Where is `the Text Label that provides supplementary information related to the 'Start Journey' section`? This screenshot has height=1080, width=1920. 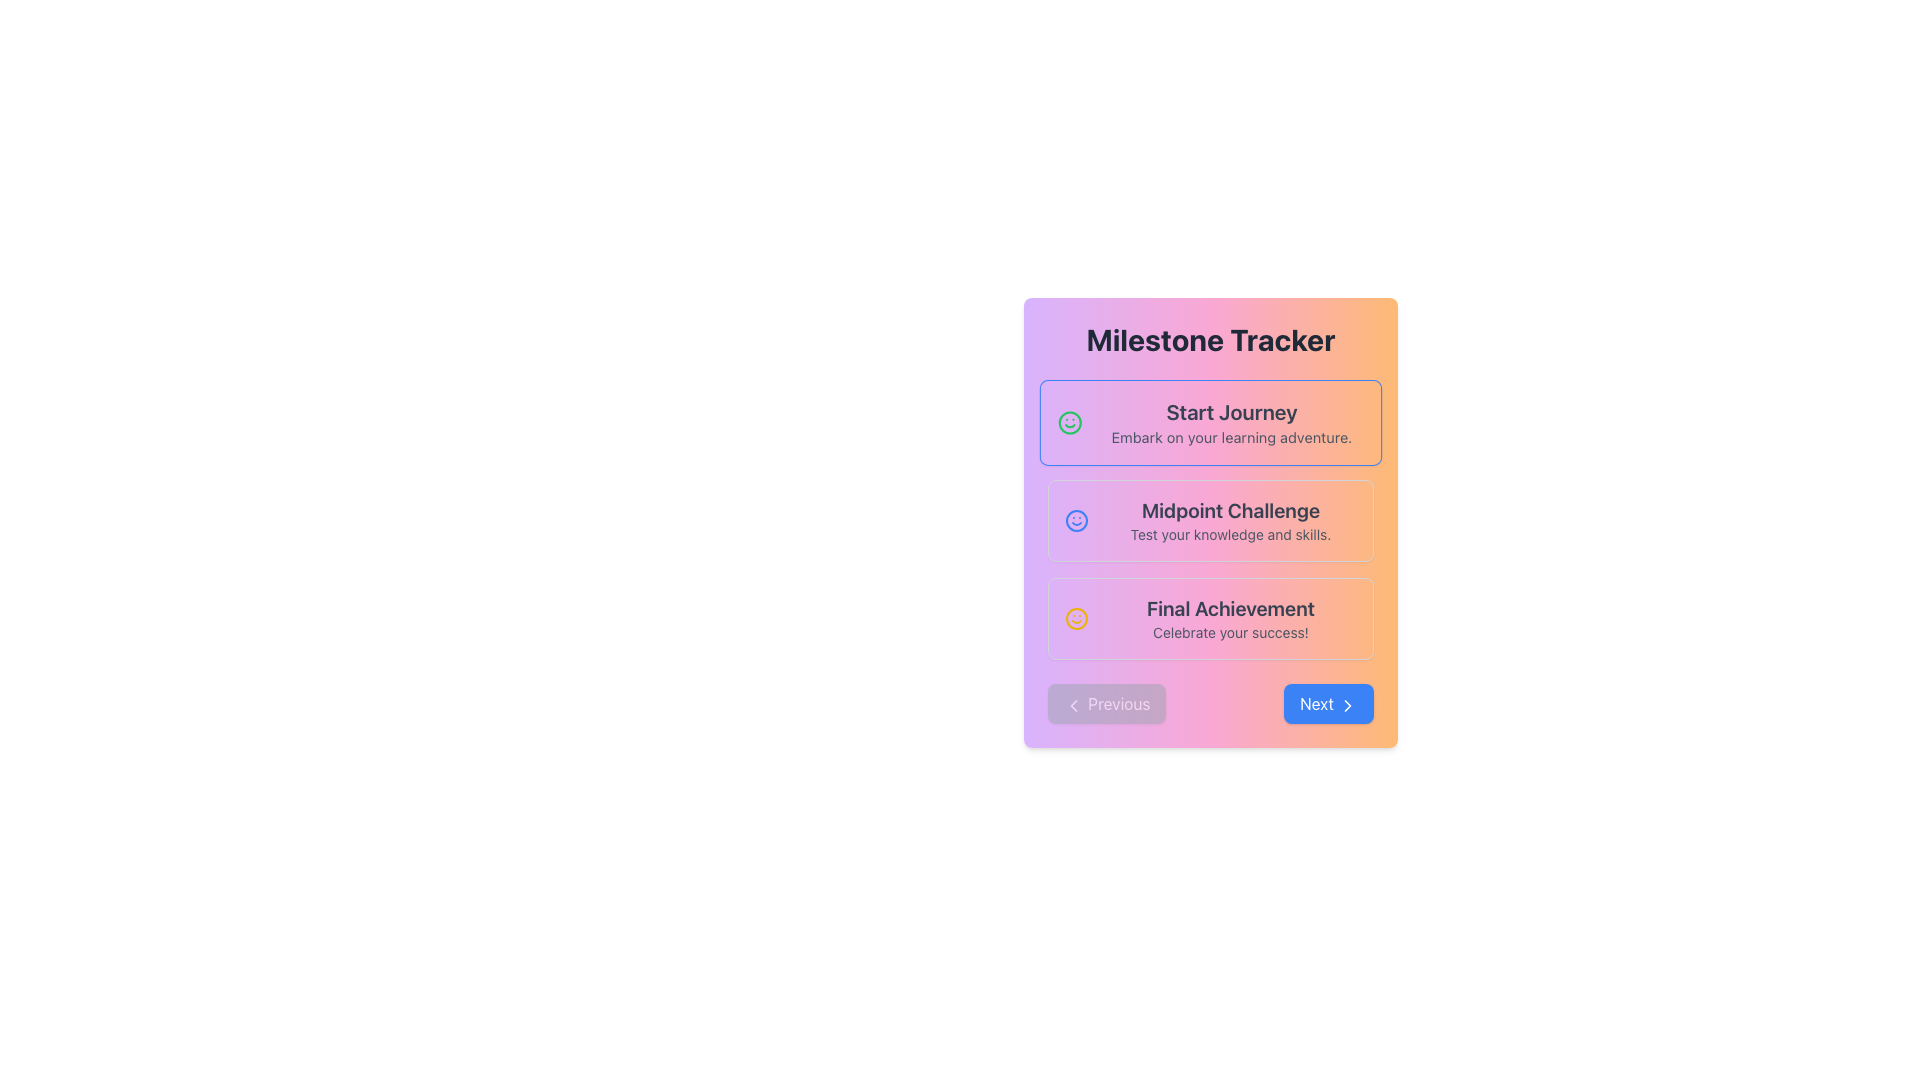
the Text Label that provides supplementary information related to the 'Start Journey' section is located at coordinates (1231, 435).